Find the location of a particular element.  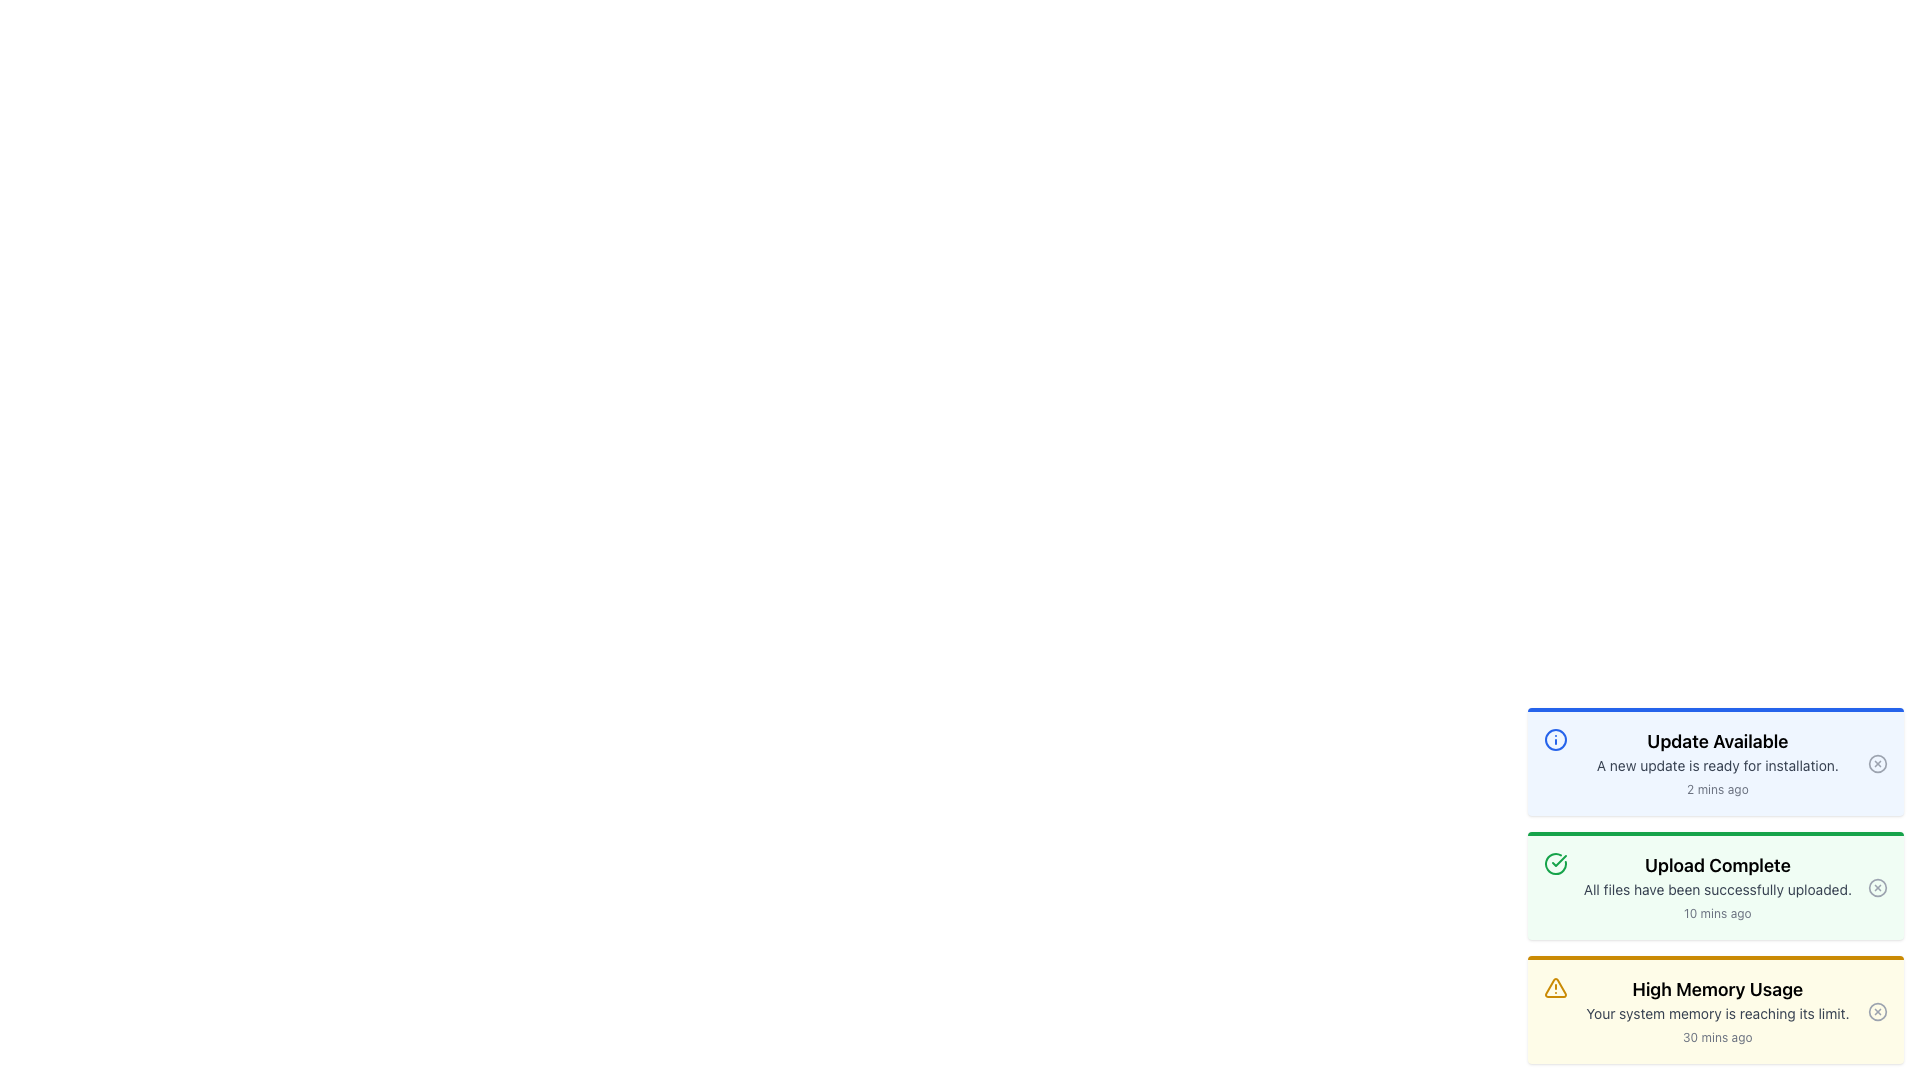

the notification box with a green header titled 'Upload Complete' which is the second notification from the top in the bottom-right corner of the interface is located at coordinates (1714, 885).